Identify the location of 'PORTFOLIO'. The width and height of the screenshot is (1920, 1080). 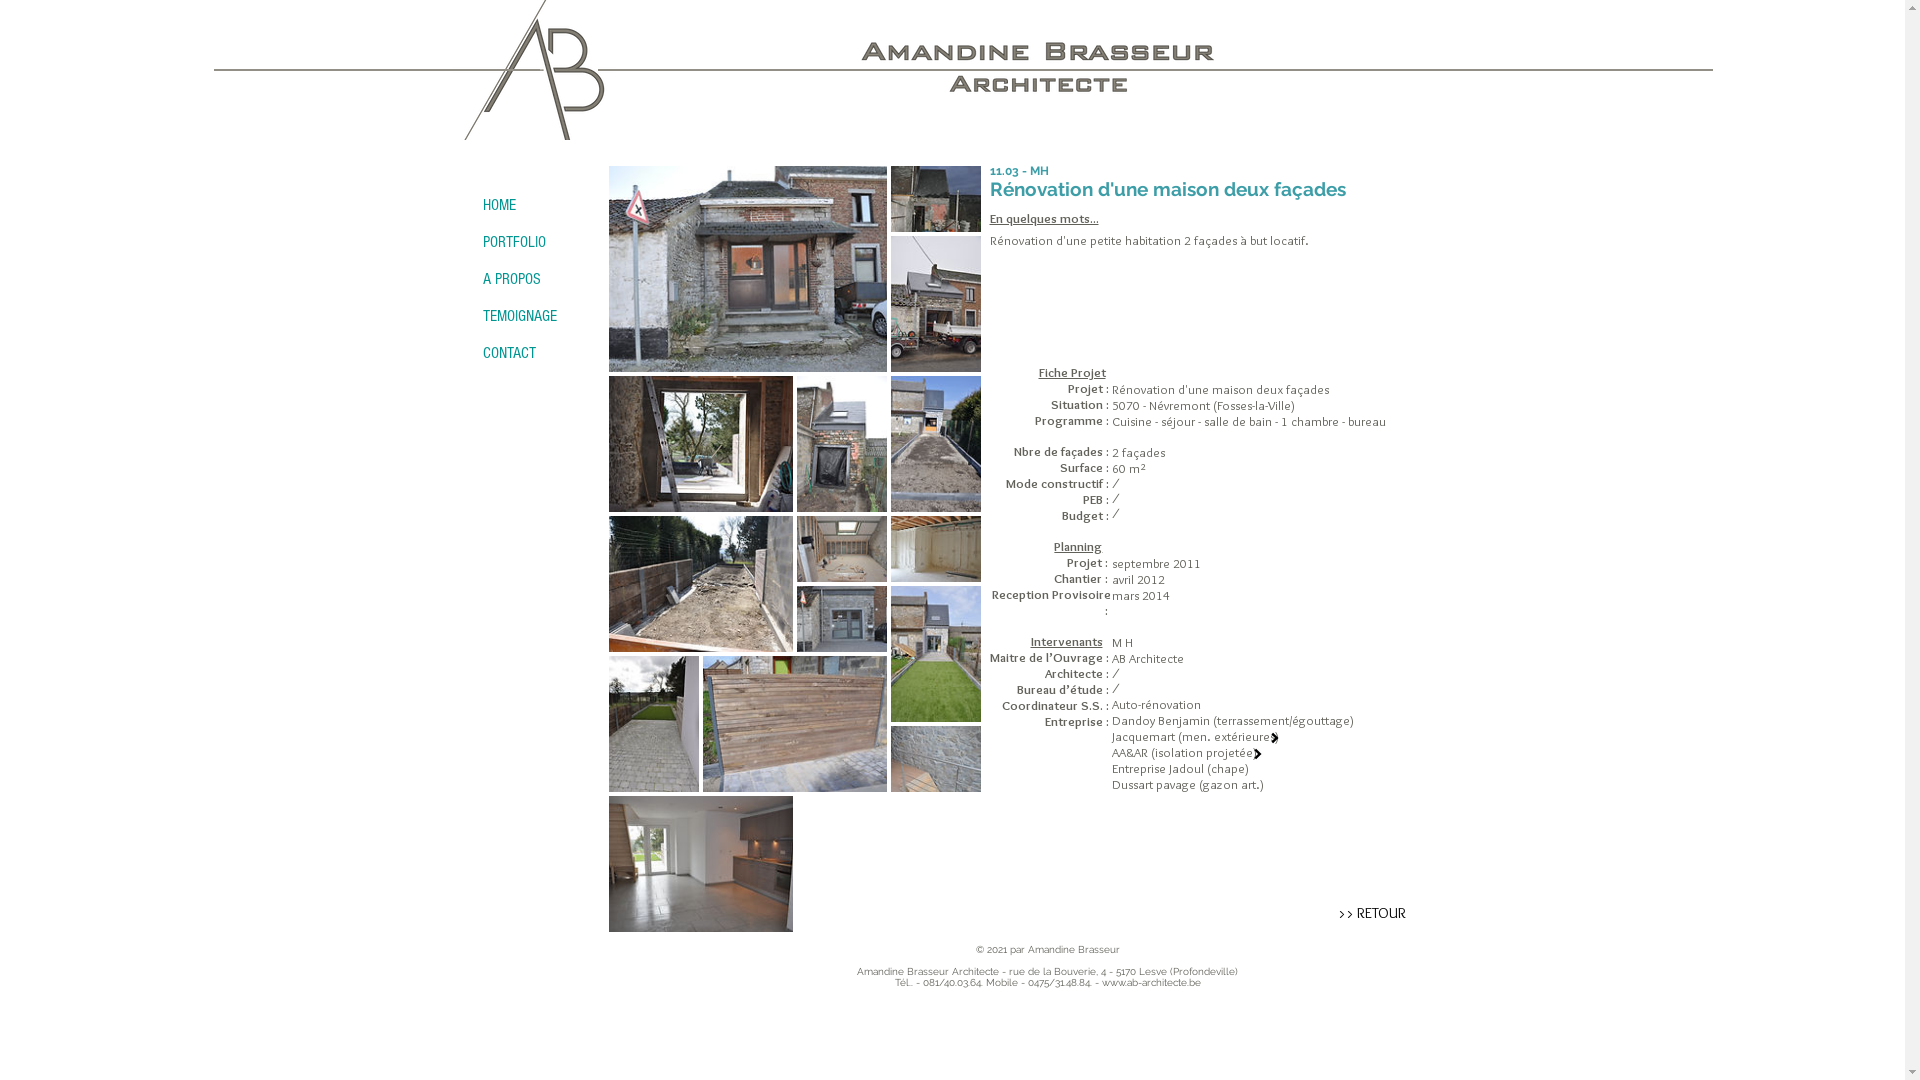
(537, 241).